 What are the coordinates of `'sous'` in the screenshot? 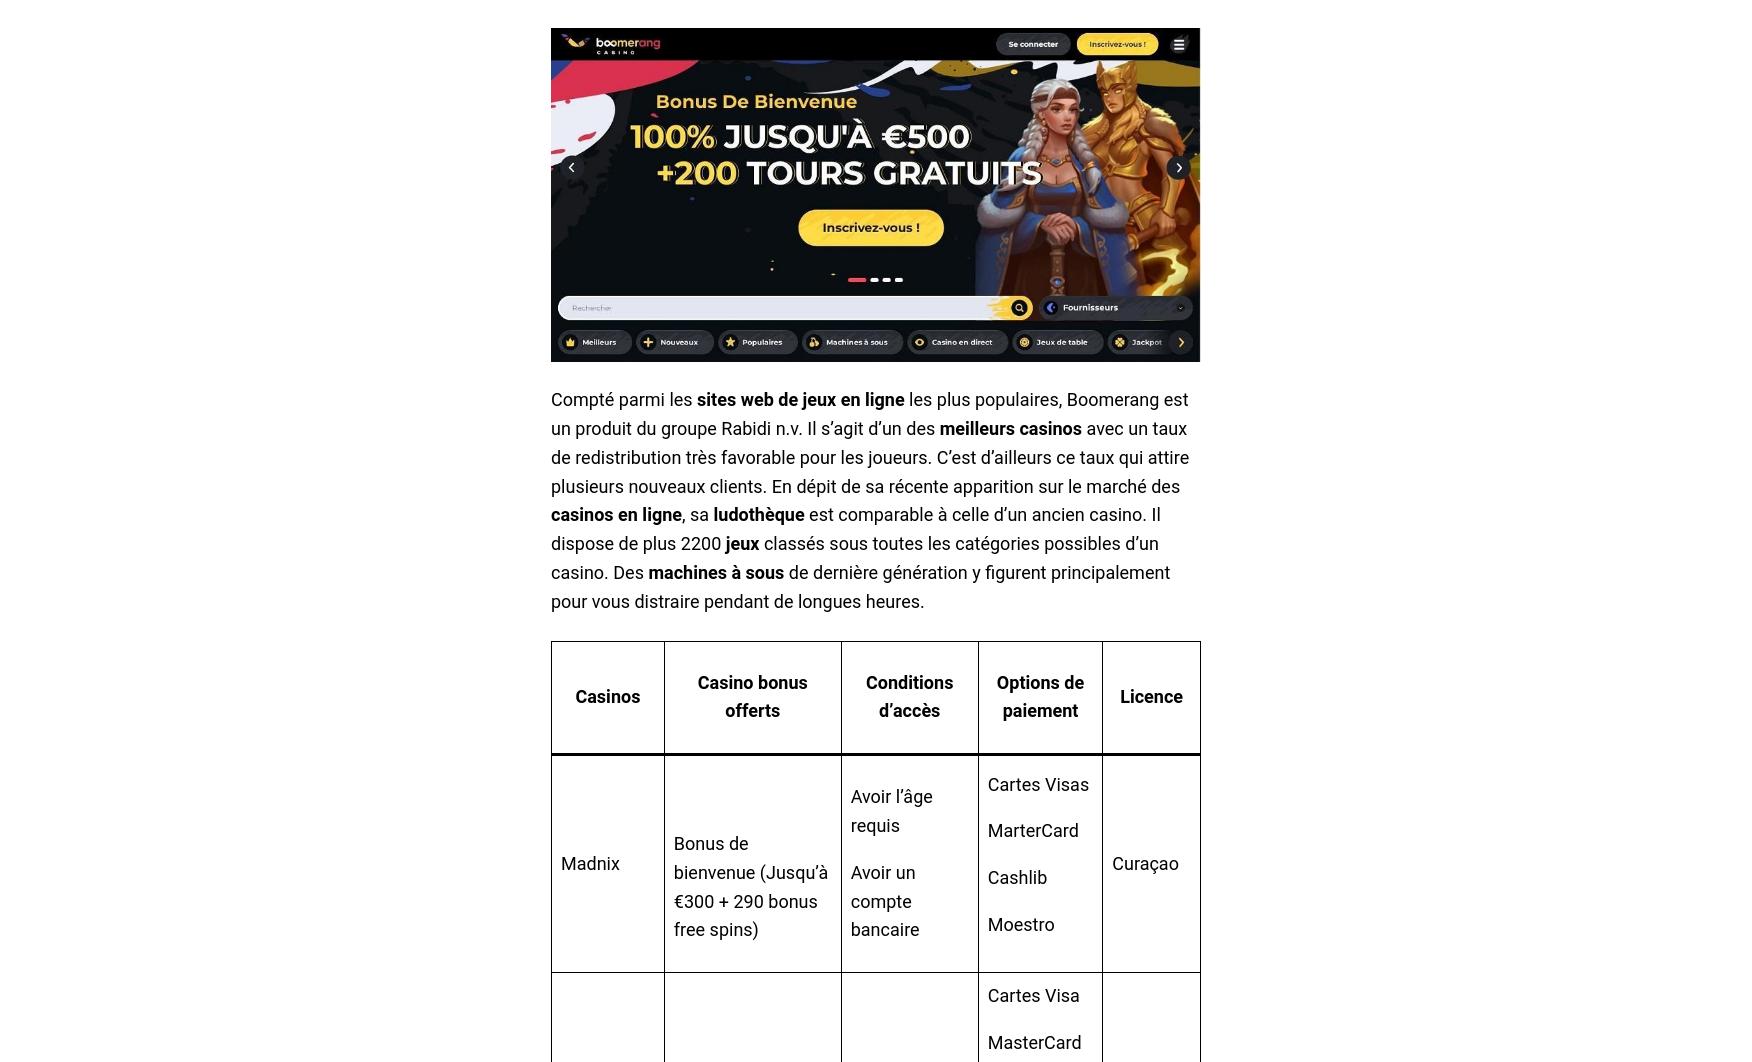 It's located at (764, 572).